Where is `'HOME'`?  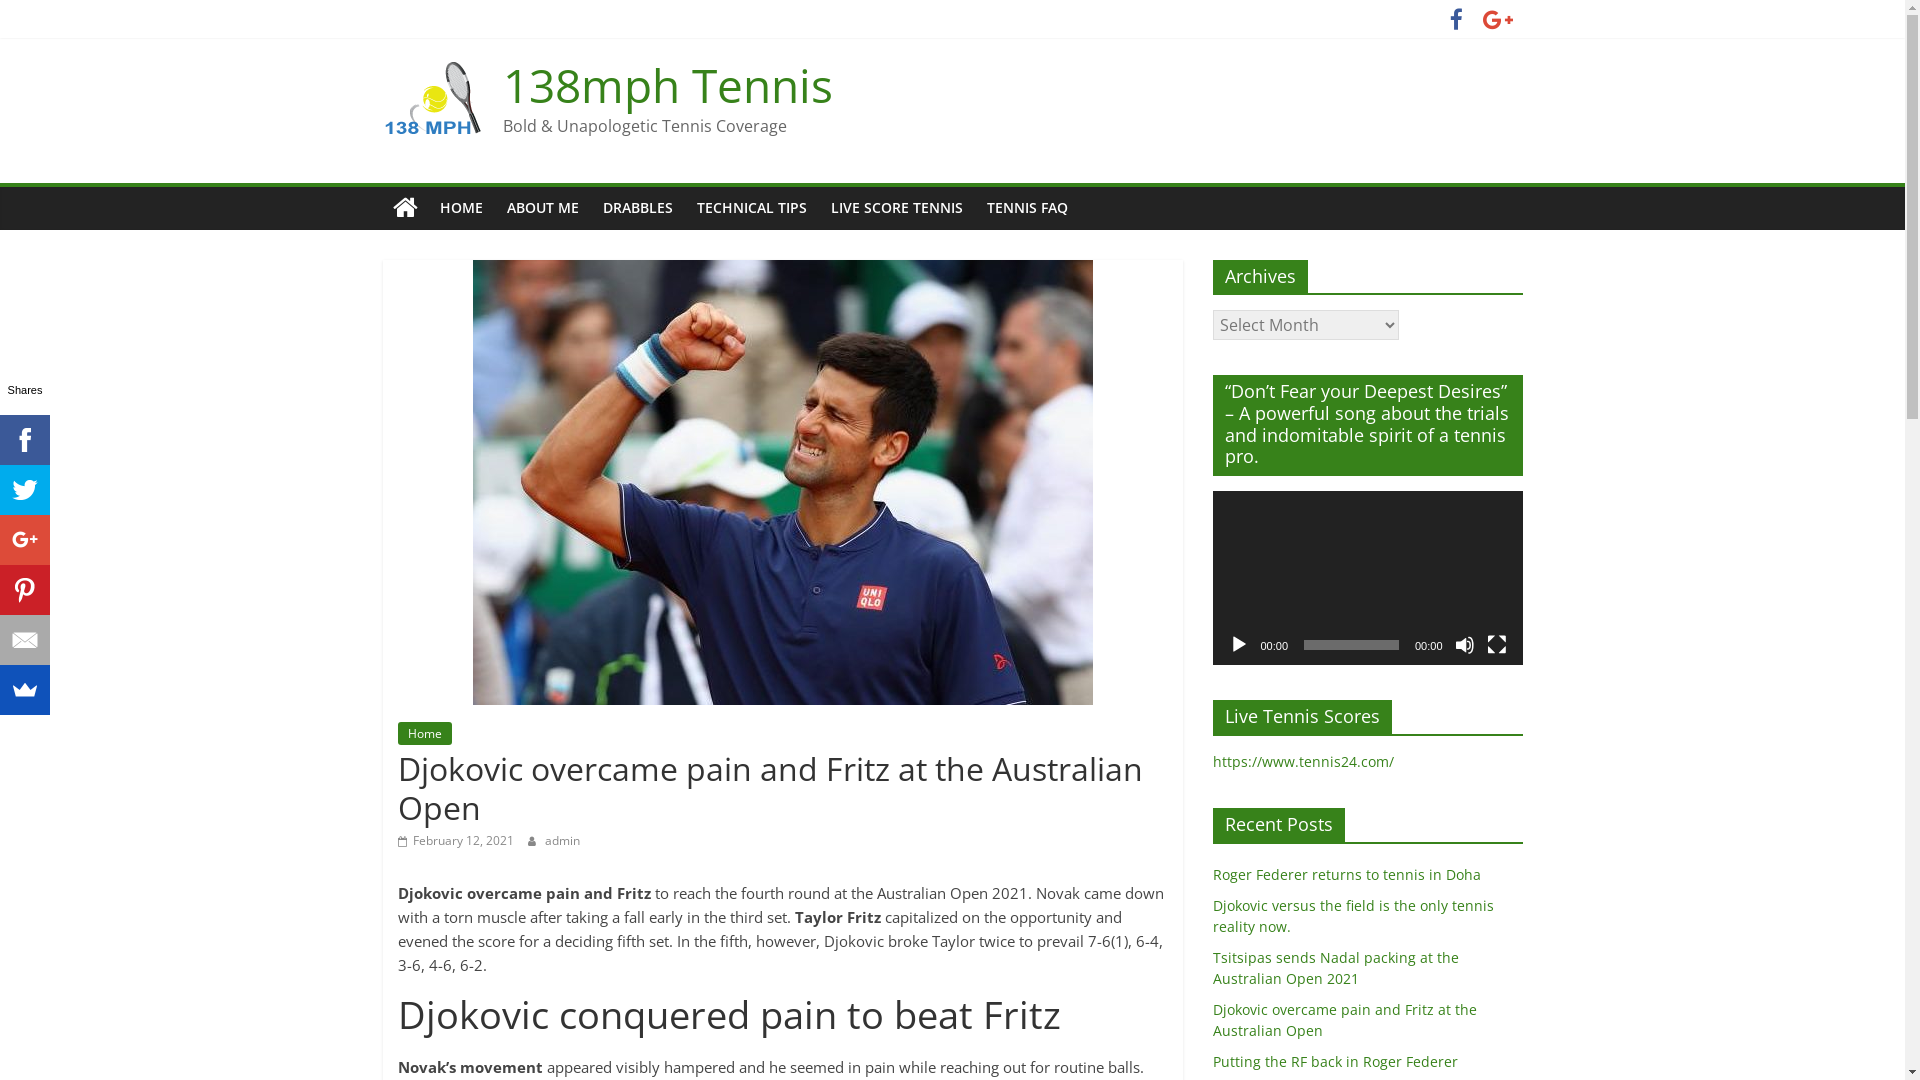
'HOME' is located at coordinates (460, 208).